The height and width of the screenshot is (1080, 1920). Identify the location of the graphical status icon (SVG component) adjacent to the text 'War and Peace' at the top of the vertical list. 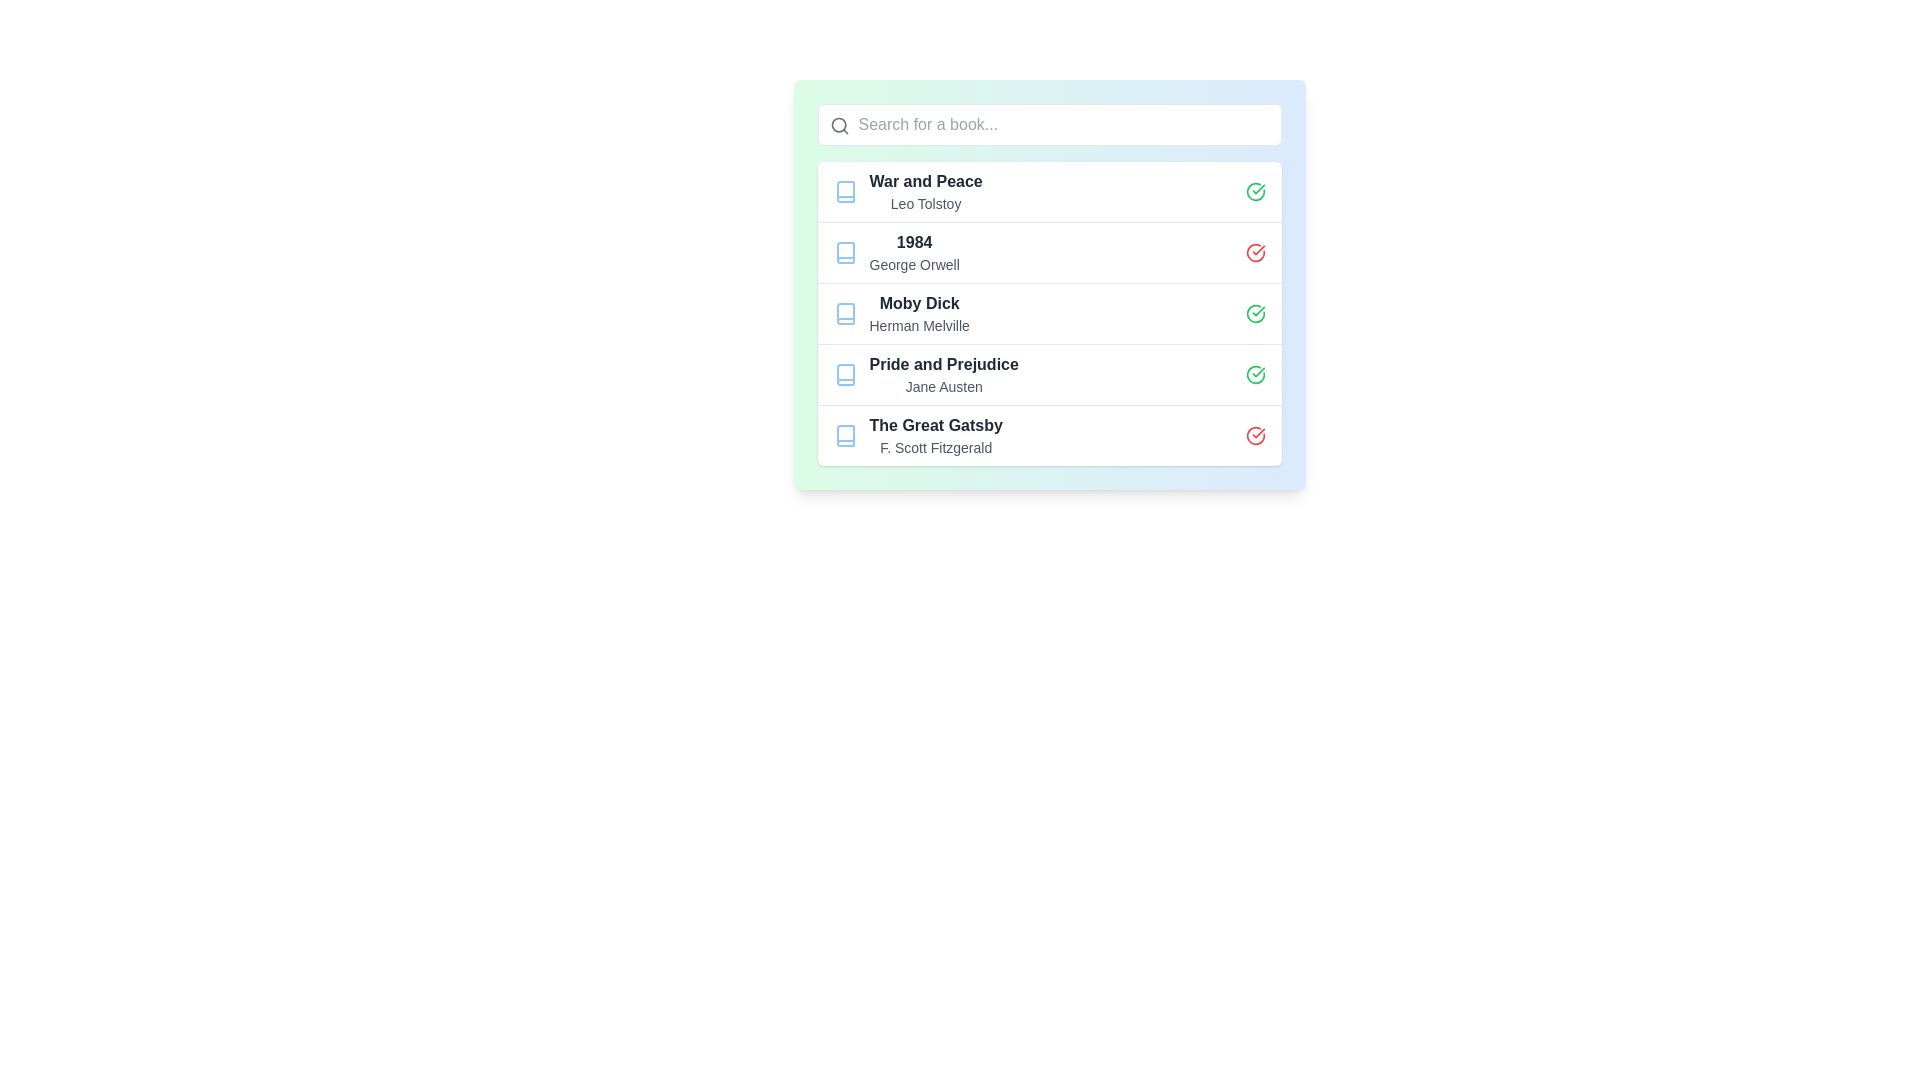
(1254, 192).